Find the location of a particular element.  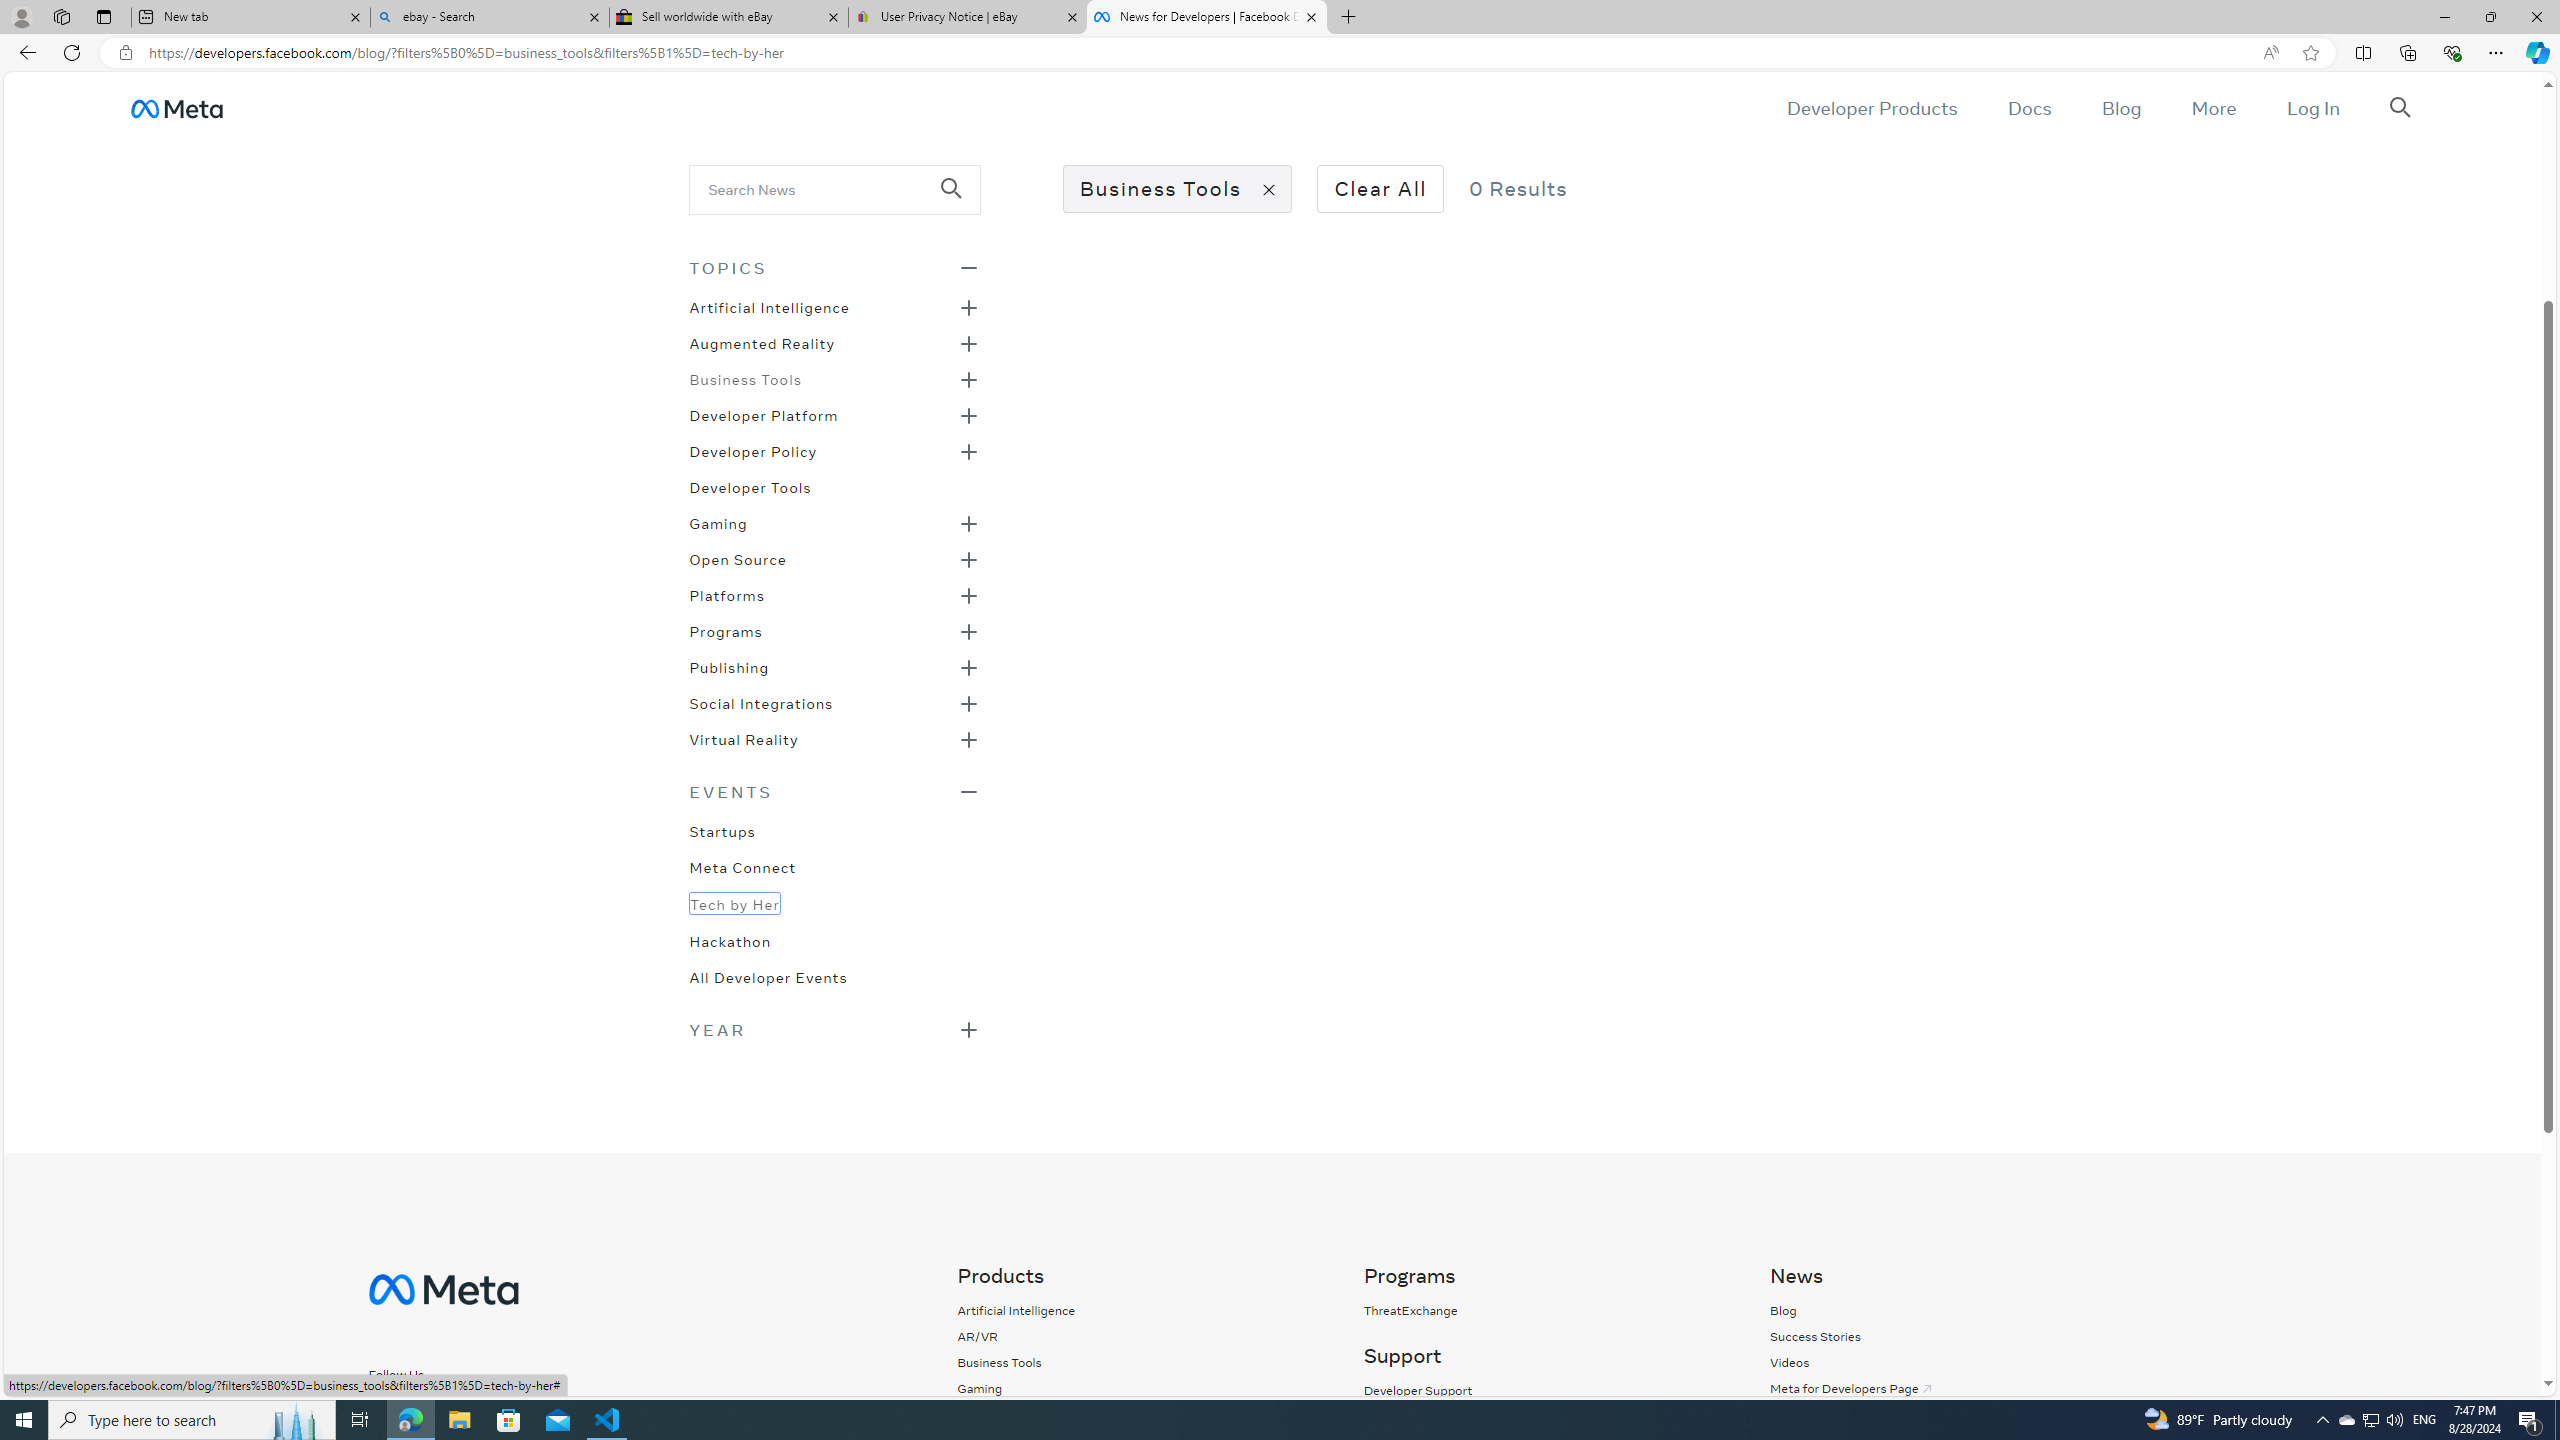

'Virtual Reality' is located at coordinates (742, 736).